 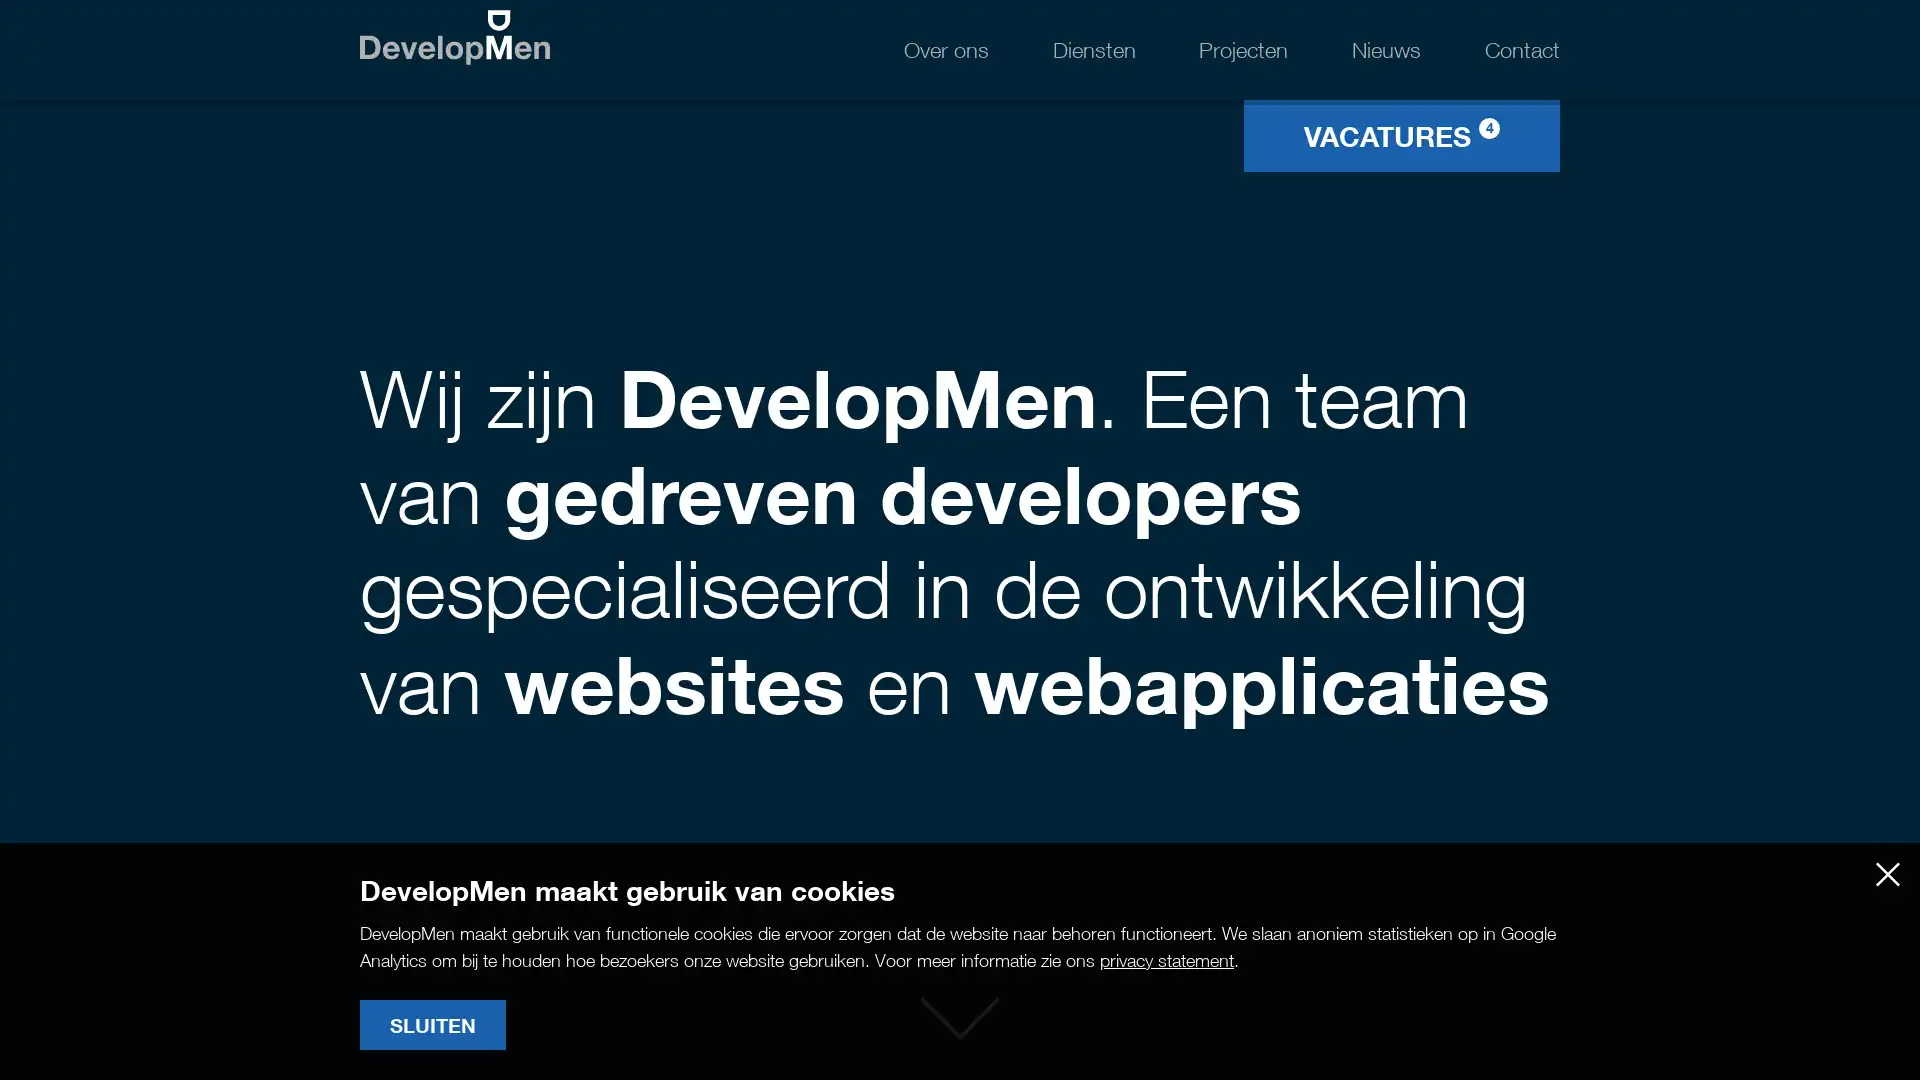 What do you see at coordinates (431, 1025) in the screenshot?
I see `SLUITEN` at bounding box center [431, 1025].